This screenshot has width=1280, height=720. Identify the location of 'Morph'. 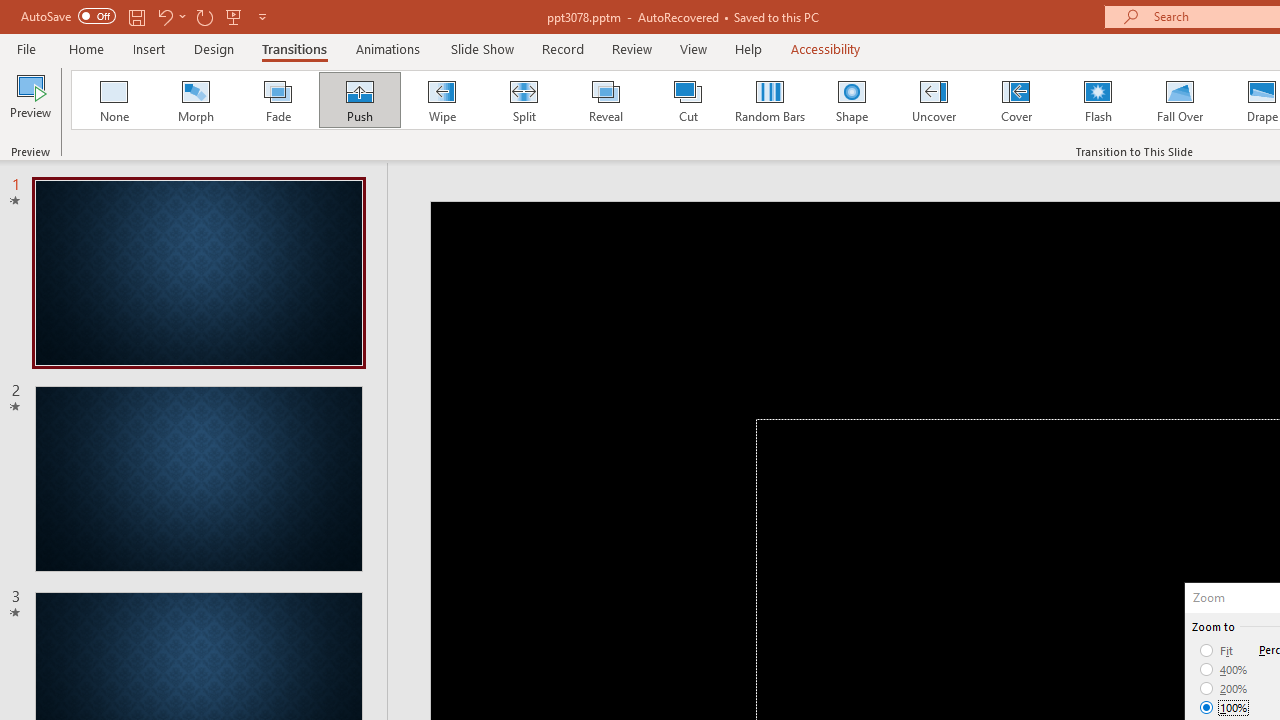
(195, 100).